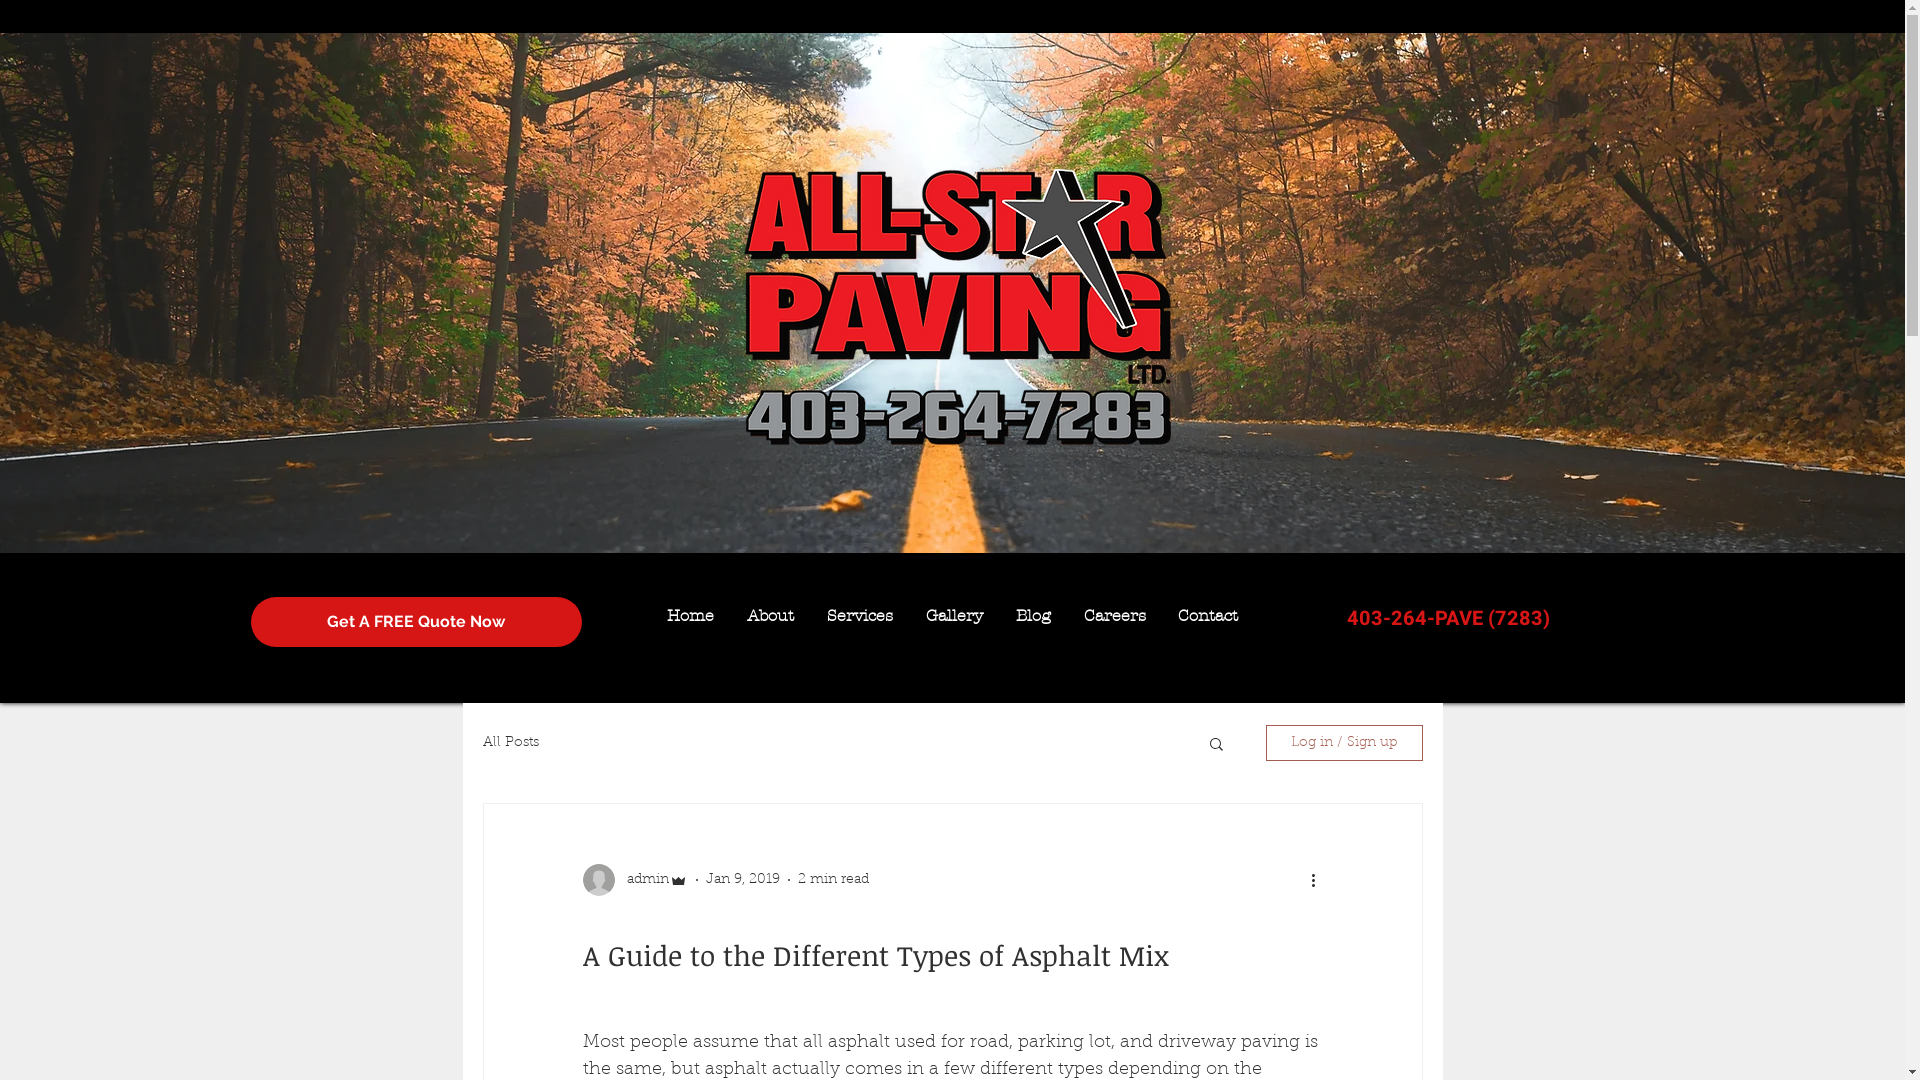  Describe the element at coordinates (859, 614) in the screenshot. I see `'Services'` at that location.